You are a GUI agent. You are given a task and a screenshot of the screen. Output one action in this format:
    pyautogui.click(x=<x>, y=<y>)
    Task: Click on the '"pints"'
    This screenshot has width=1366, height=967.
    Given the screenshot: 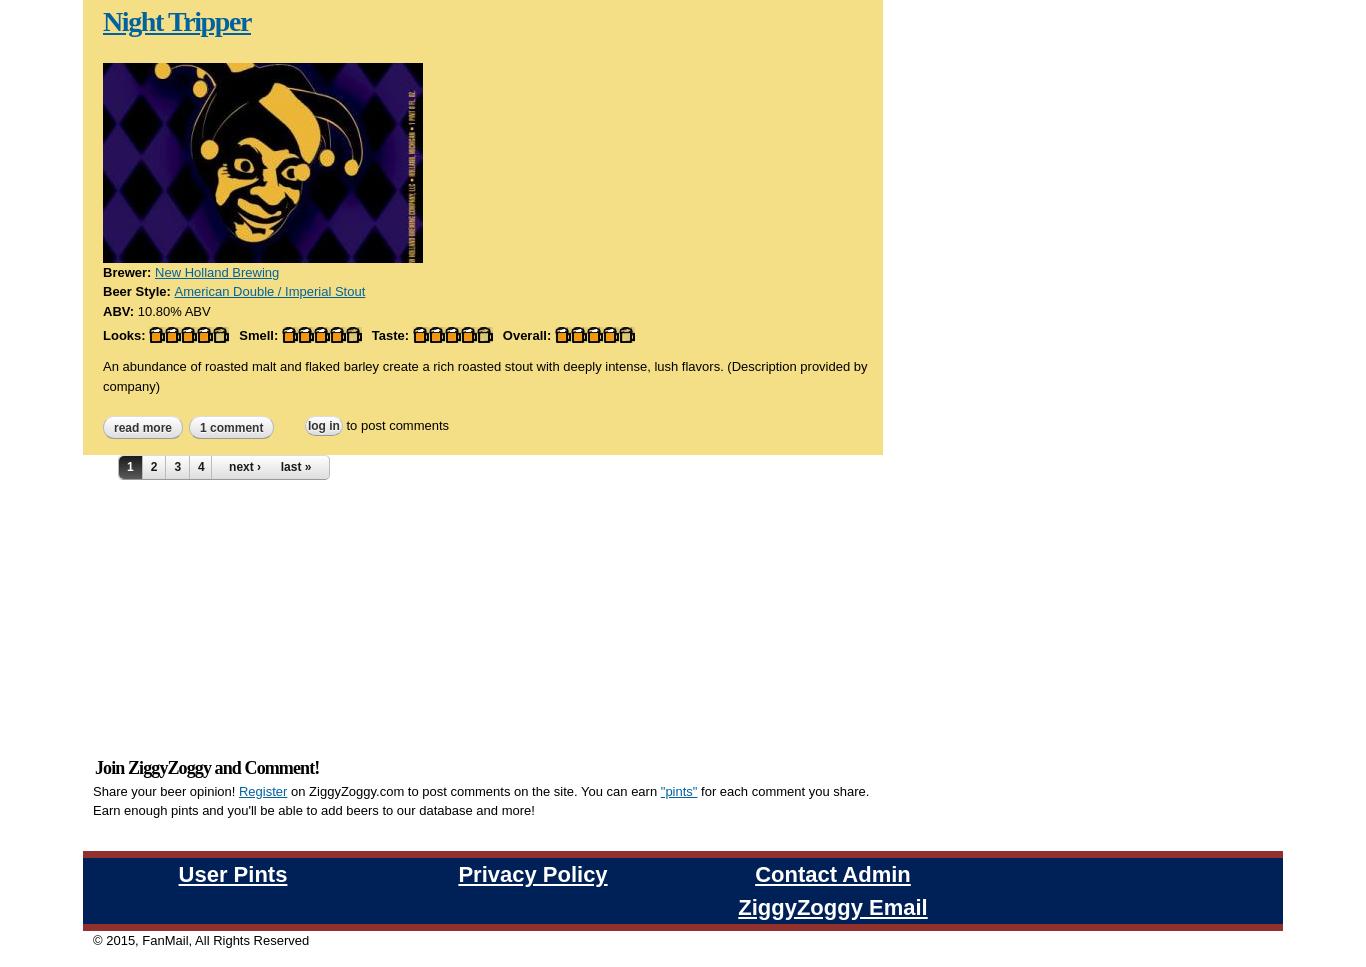 What is the action you would take?
    pyautogui.click(x=659, y=554)
    